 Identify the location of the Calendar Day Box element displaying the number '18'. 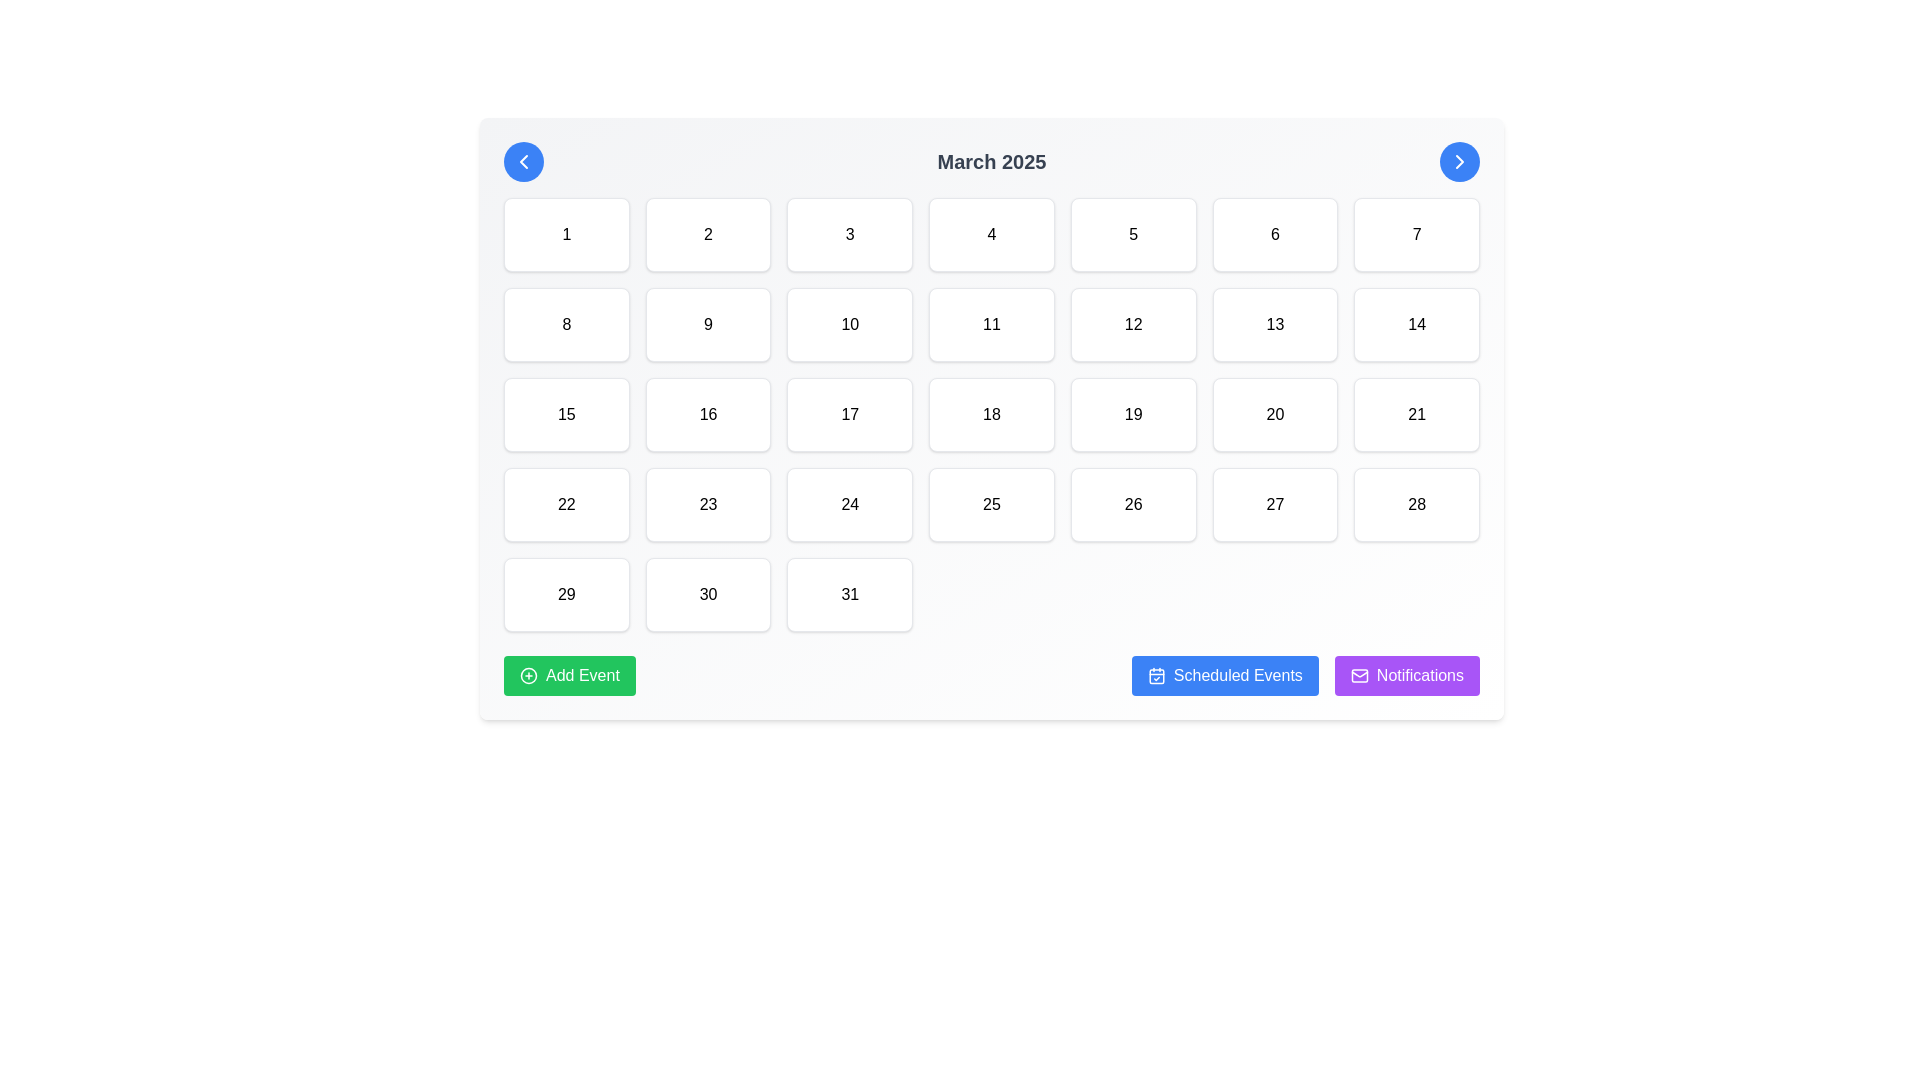
(992, 414).